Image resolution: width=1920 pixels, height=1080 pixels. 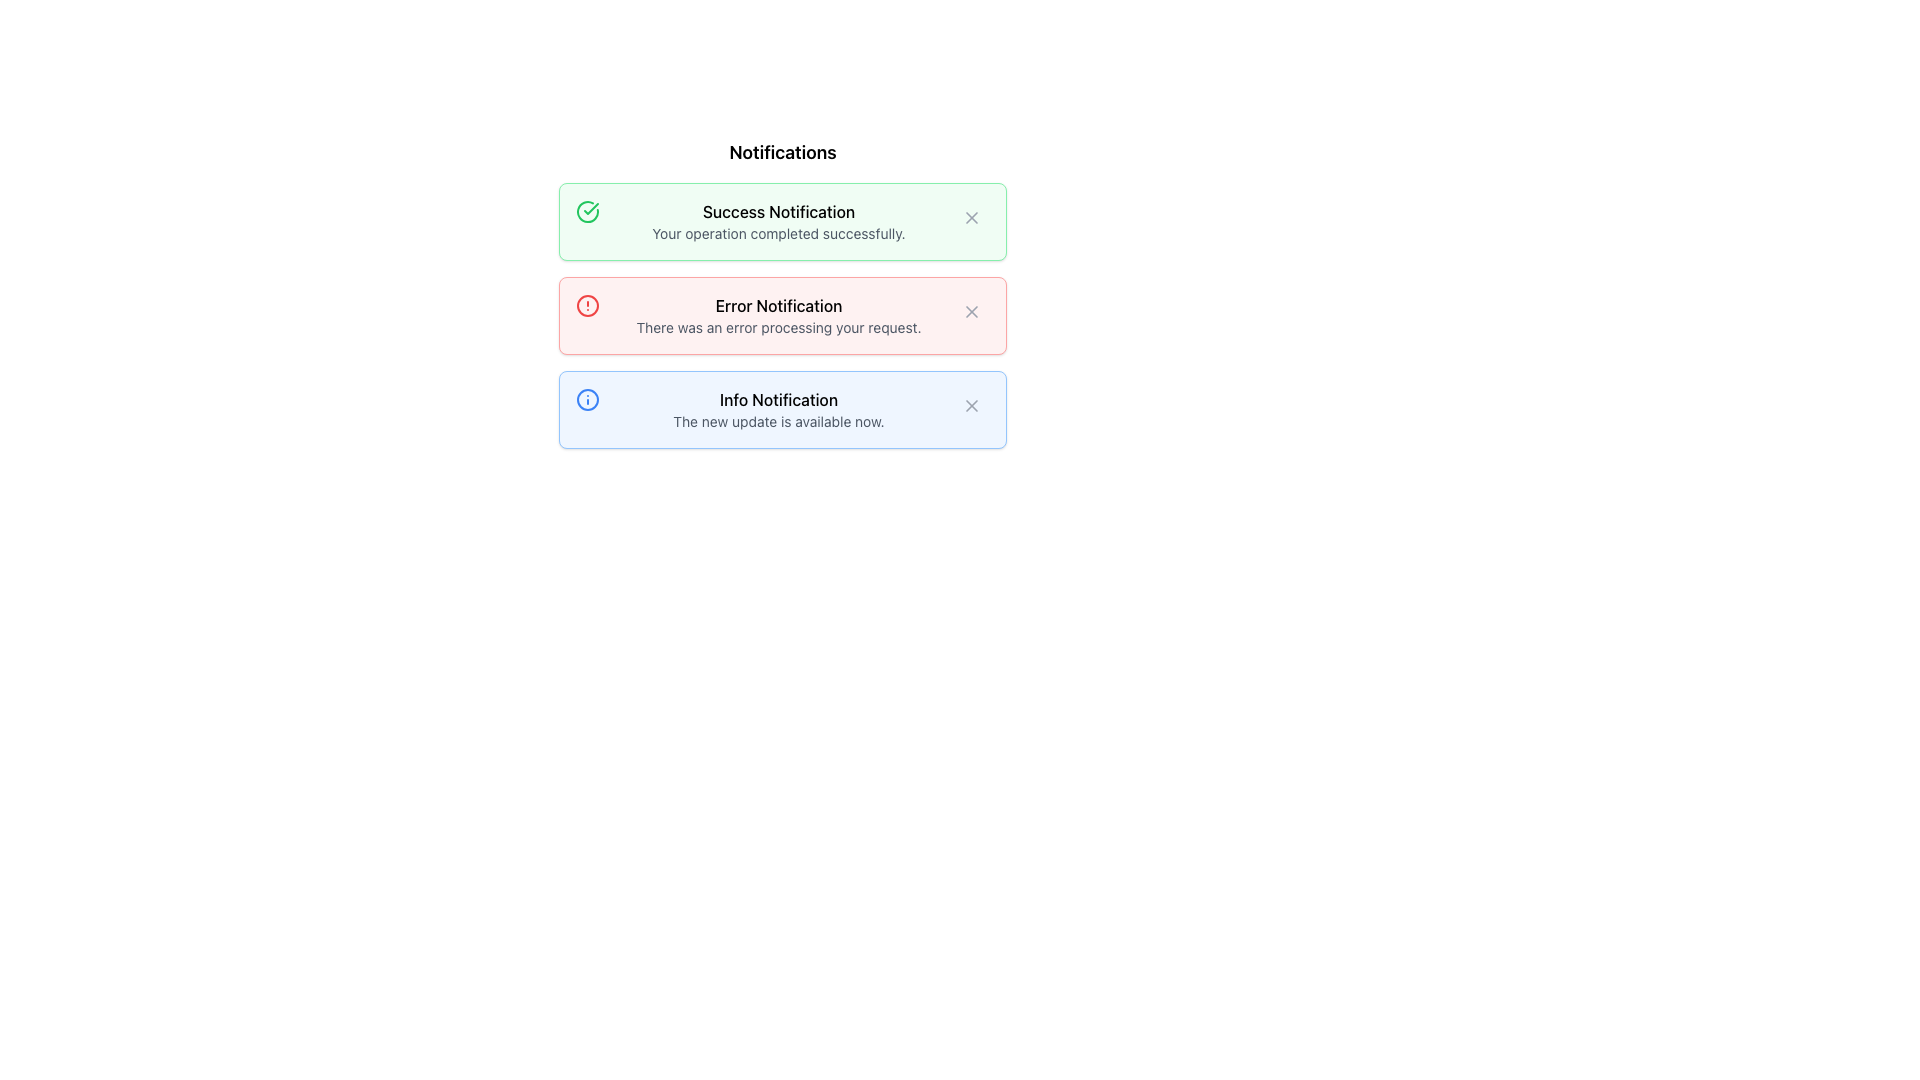 I want to click on the diagonal cross mark button within the 'Info Notification' box, so click(x=971, y=405).